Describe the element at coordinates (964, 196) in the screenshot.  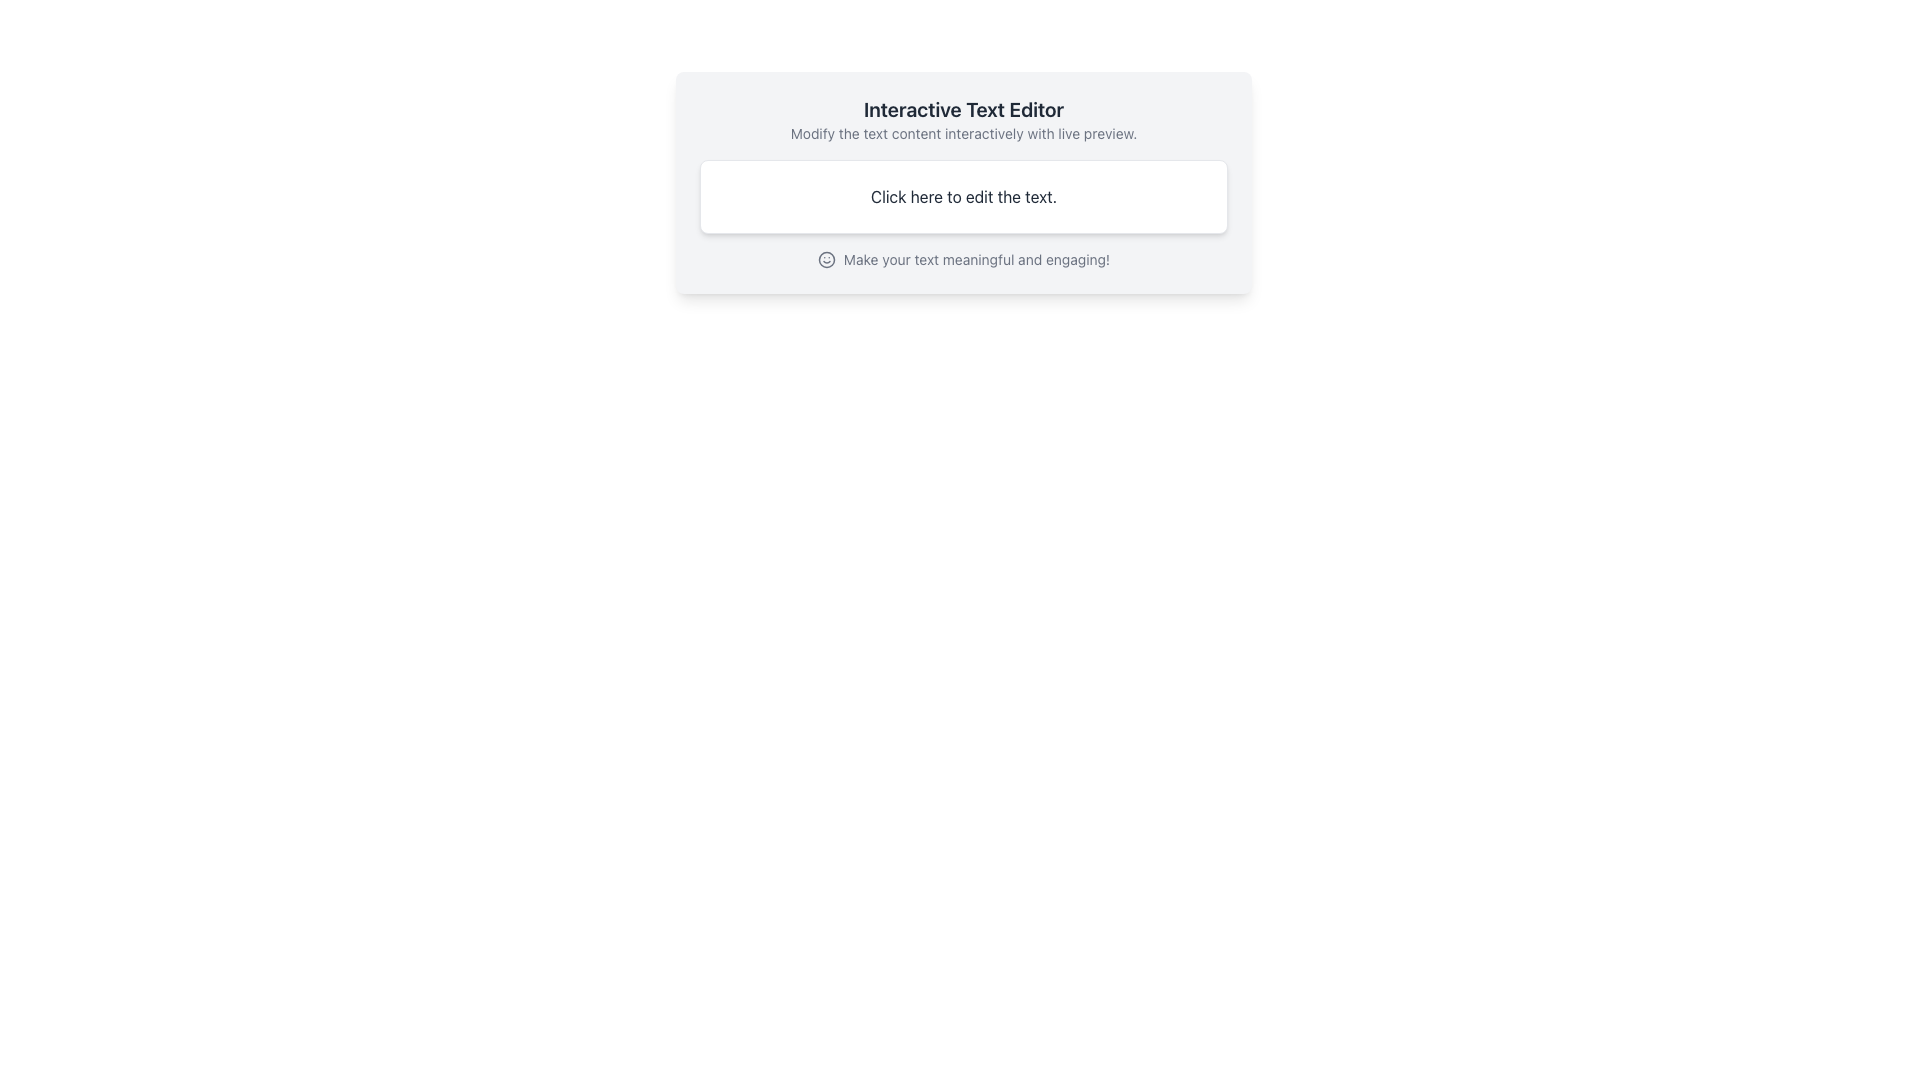
I see `the Text Display Area located below the heading 'Interactive Text Editor' and the subtitle 'Modify the text content interactively with live preview.'` at that location.